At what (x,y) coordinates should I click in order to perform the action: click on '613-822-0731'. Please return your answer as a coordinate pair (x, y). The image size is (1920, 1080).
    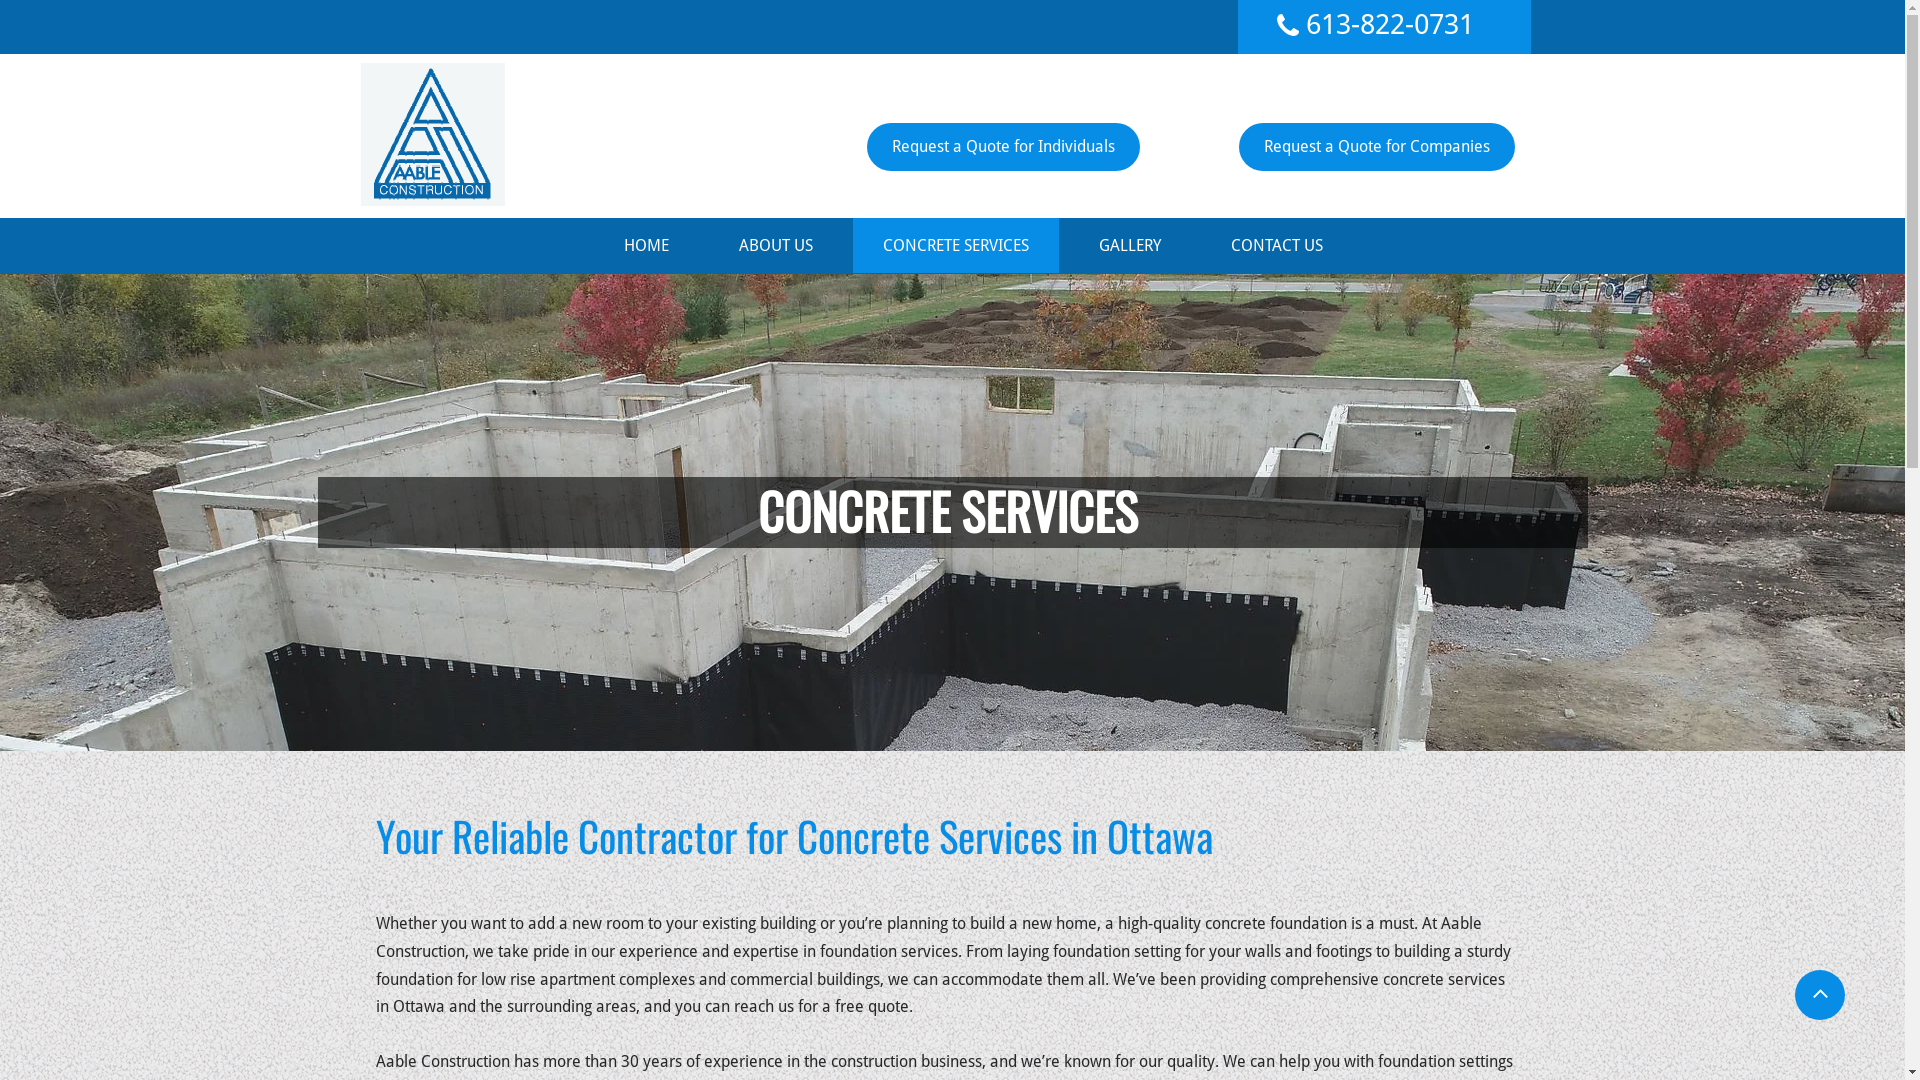
    Looking at the image, I should click on (1389, 24).